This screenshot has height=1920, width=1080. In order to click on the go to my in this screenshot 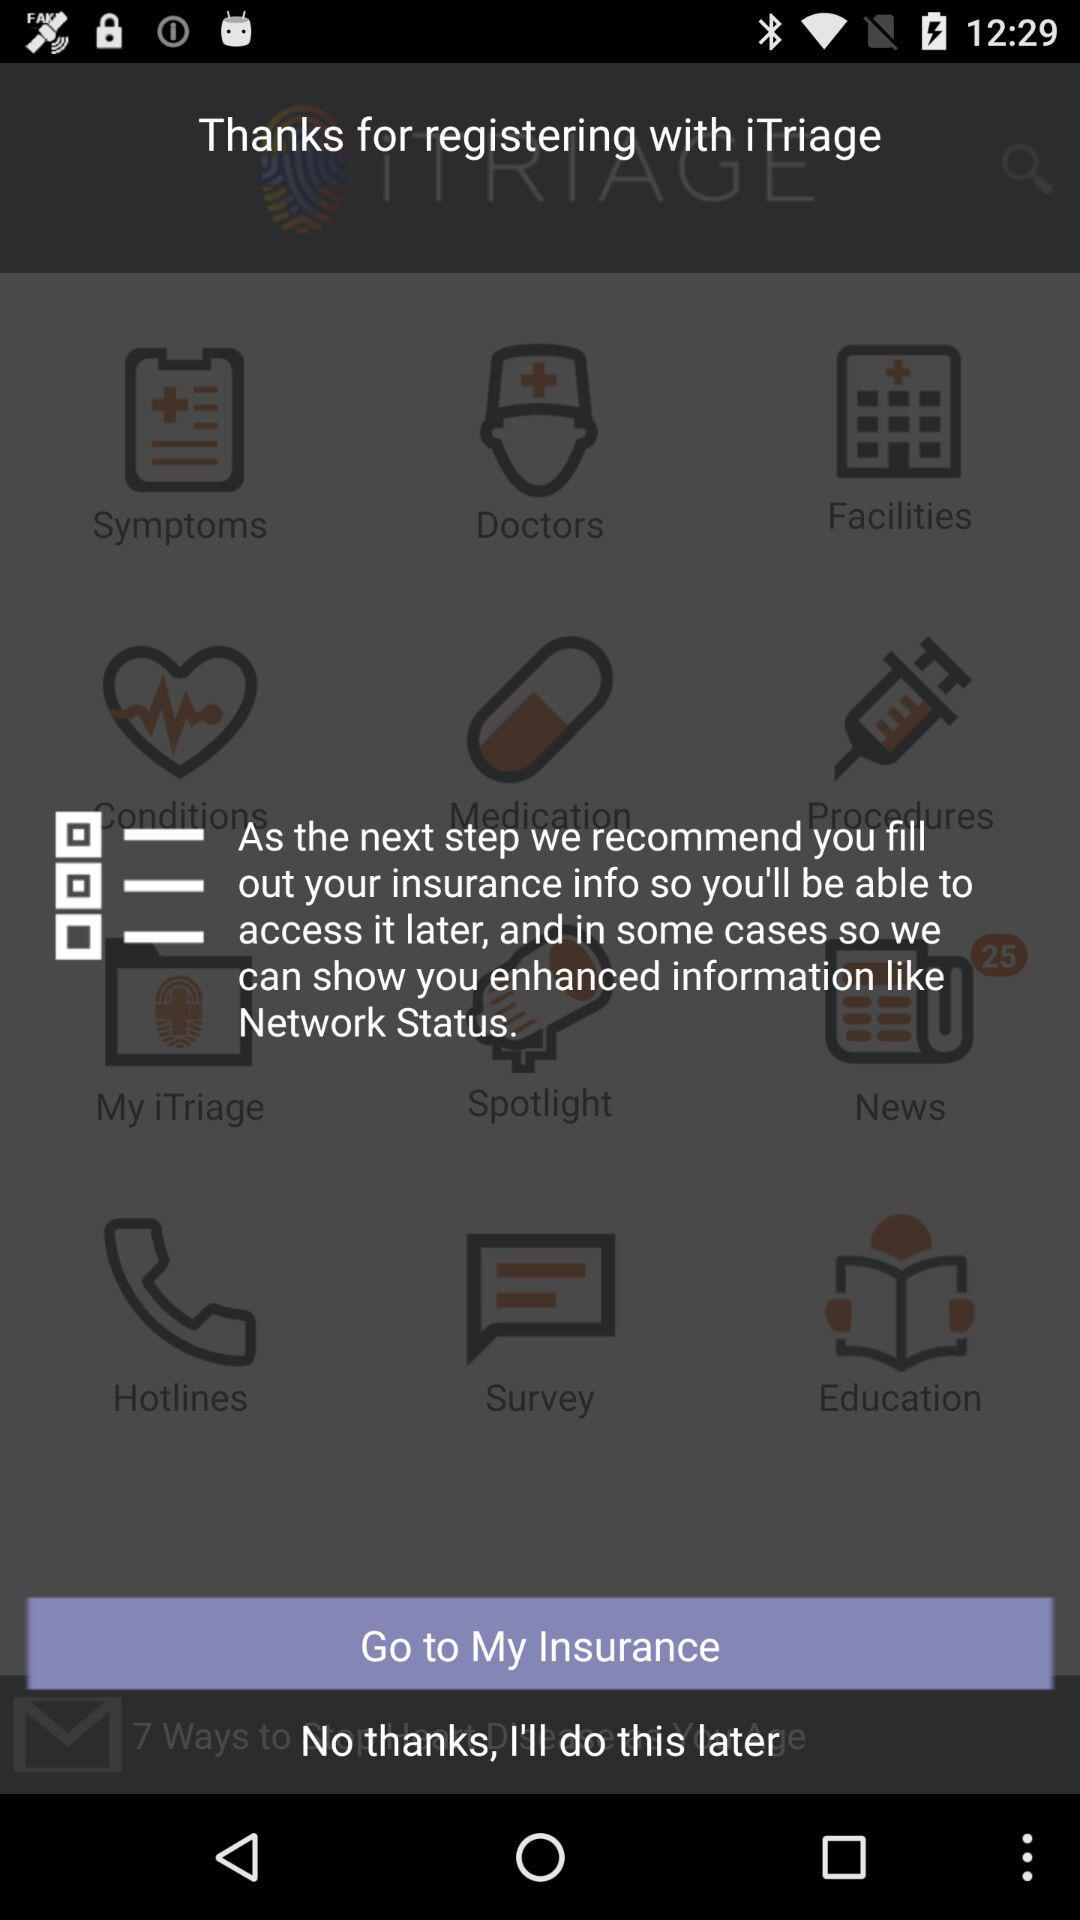, I will do `click(540, 1644)`.